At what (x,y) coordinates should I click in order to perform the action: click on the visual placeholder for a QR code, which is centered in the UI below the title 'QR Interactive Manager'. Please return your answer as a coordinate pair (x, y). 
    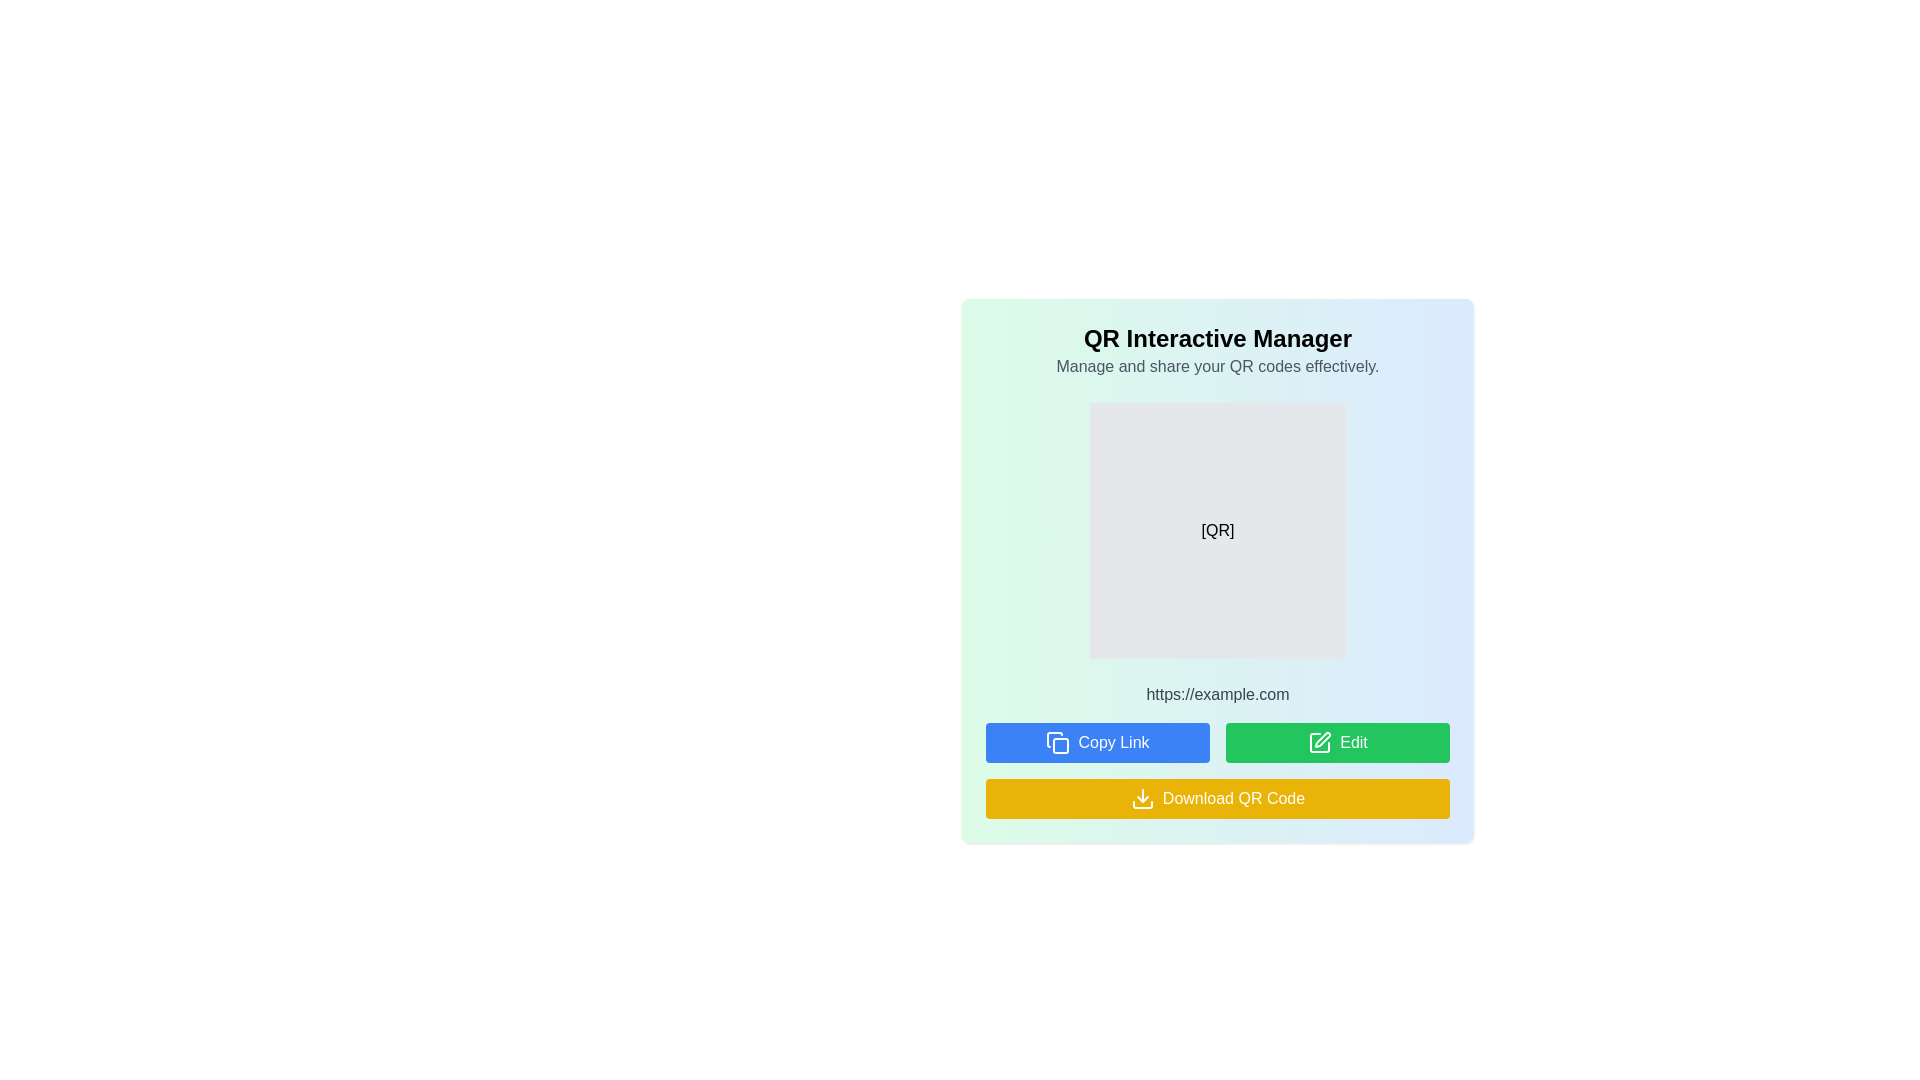
    Looking at the image, I should click on (1217, 530).